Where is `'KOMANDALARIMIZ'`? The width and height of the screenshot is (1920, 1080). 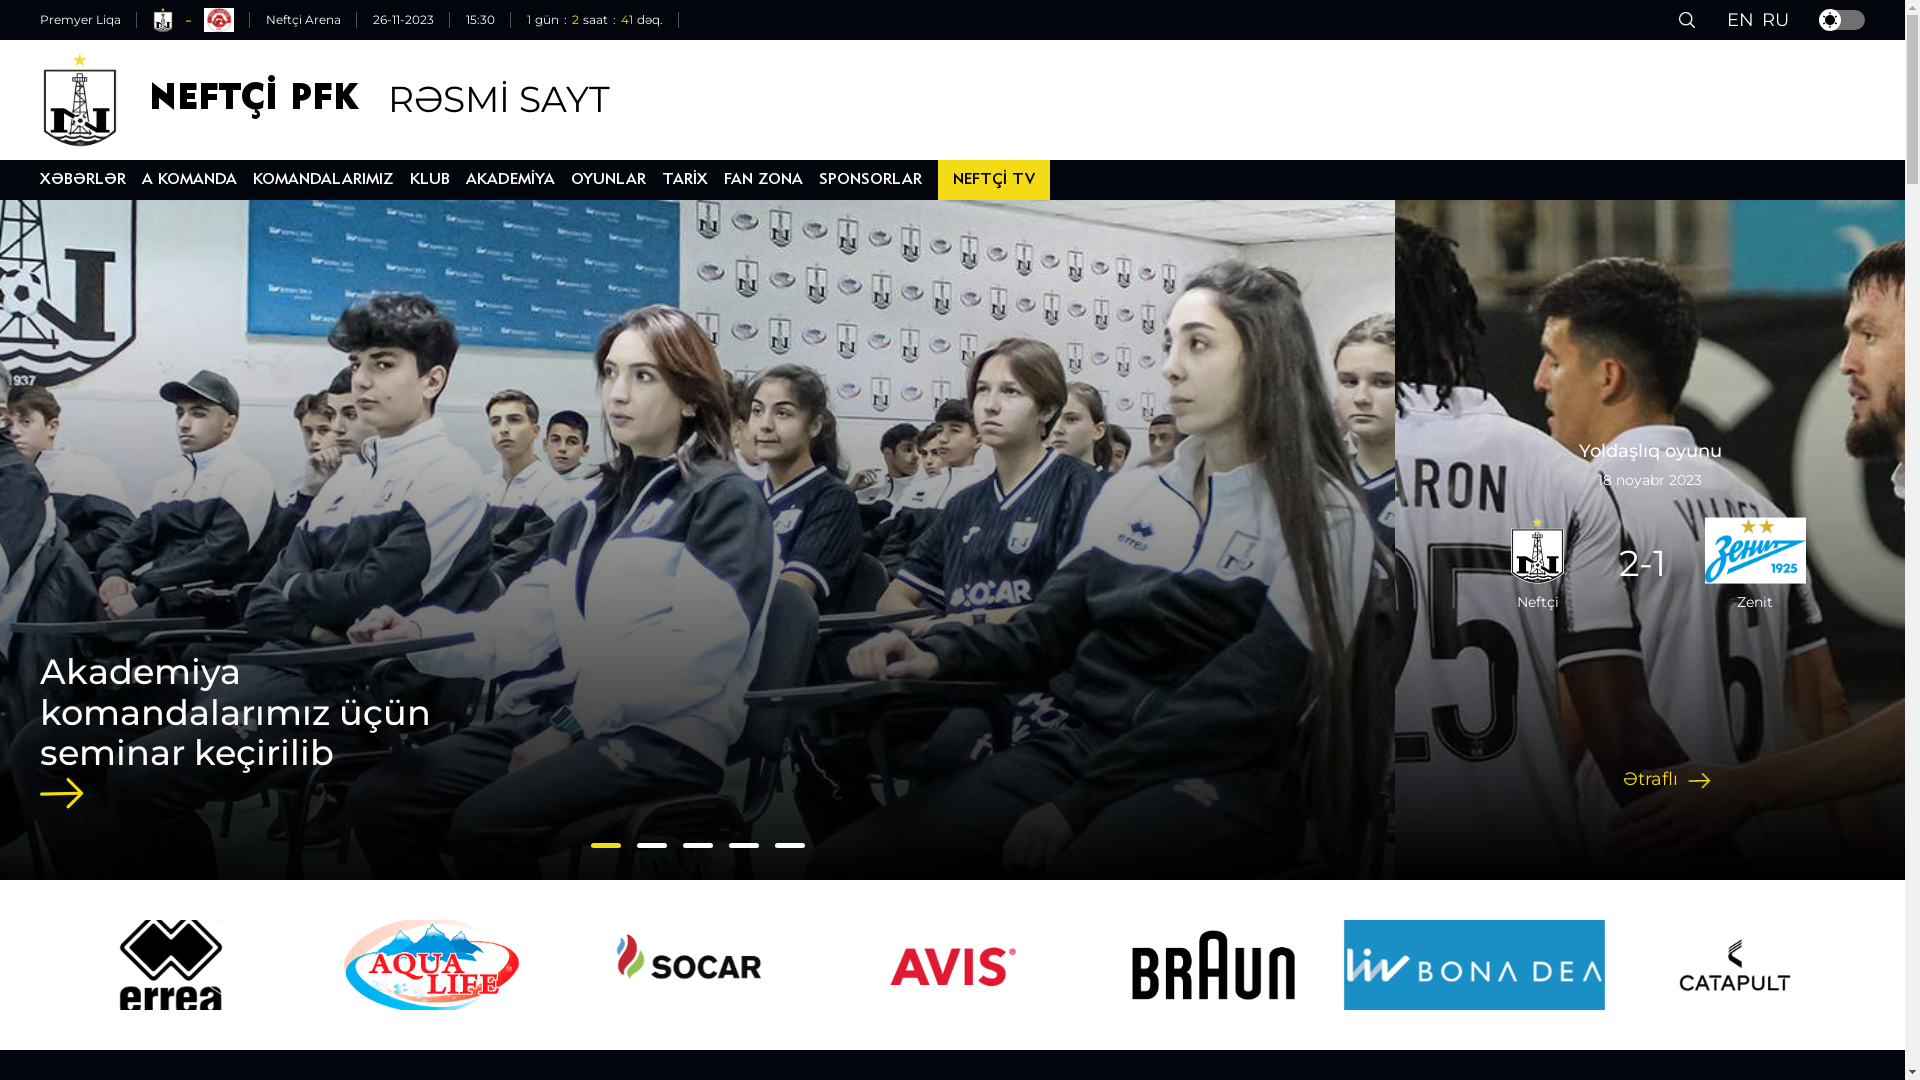
'KOMANDALARIMIZ' is located at coordinates (323, 180).